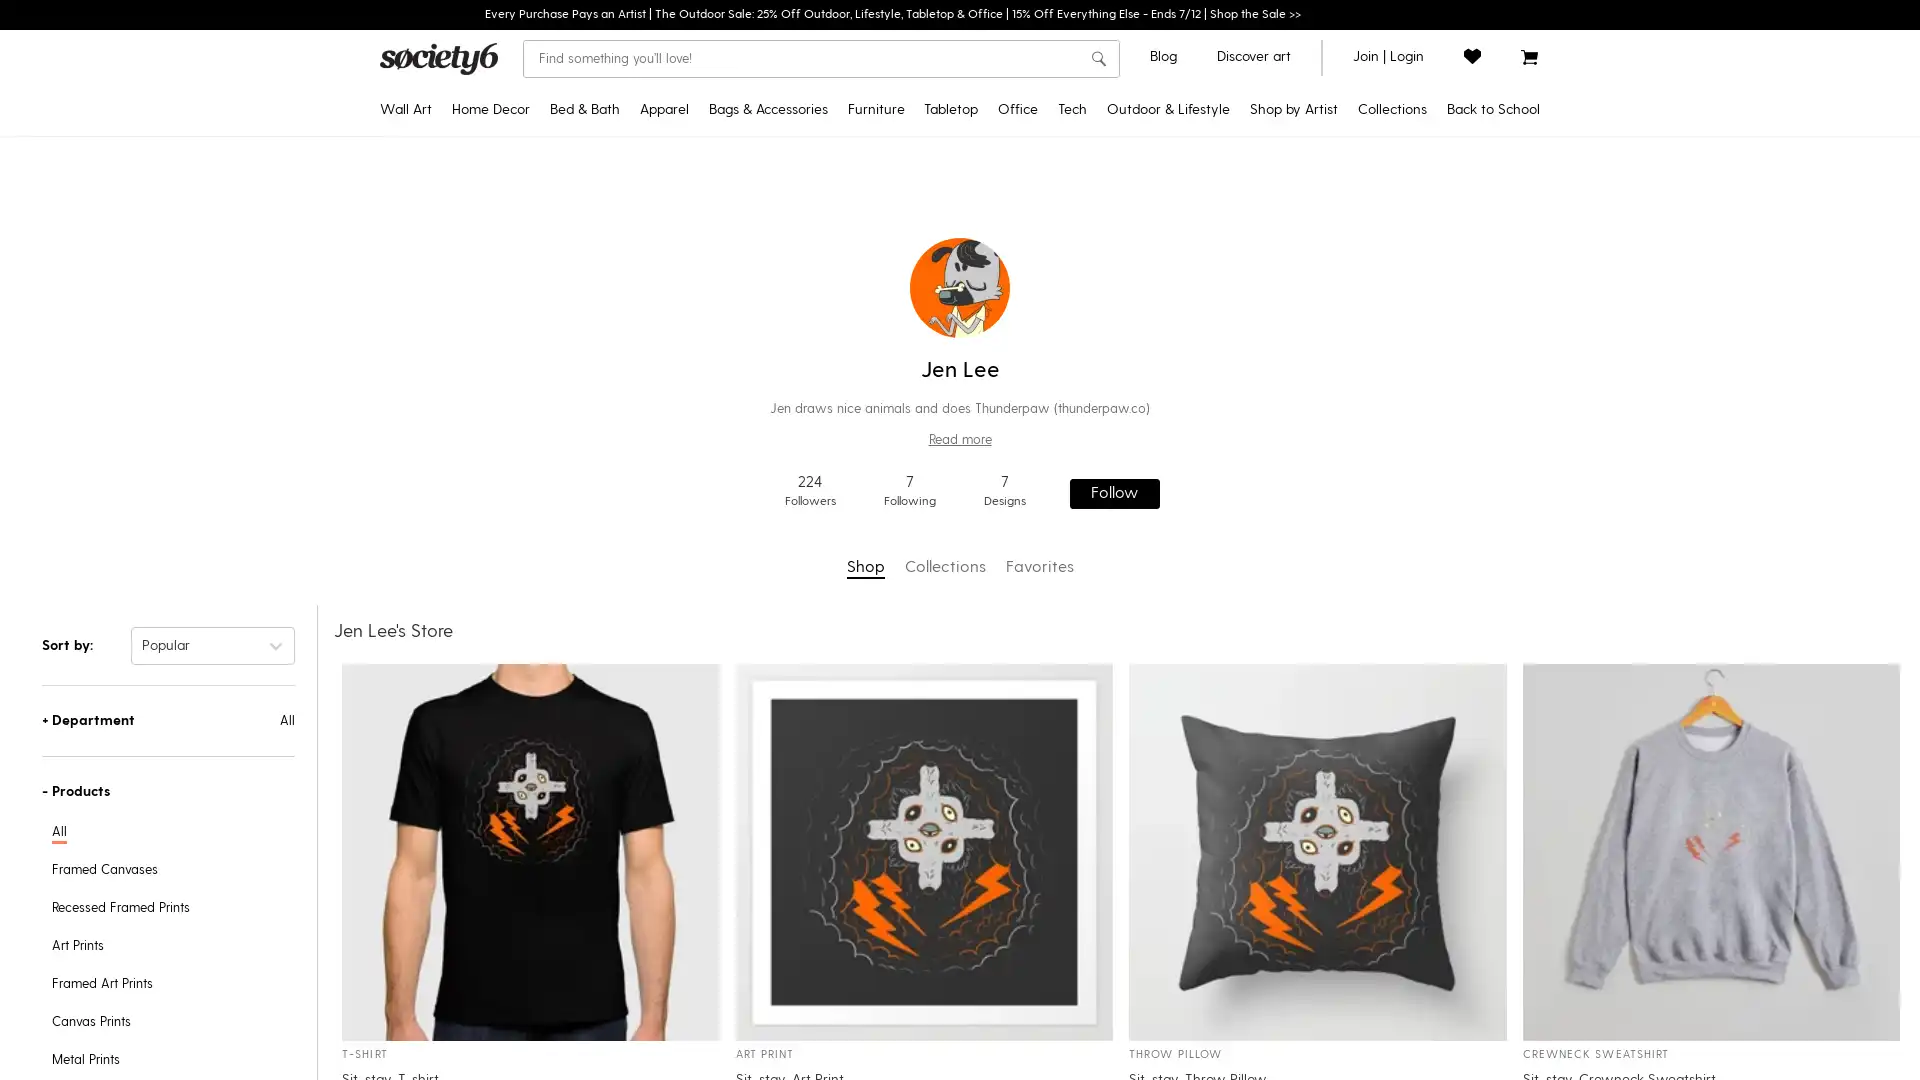  What do you see at coordinates (405, 110) in the screenshot?
I see `Wall Art` at bounding box center [405, 110].